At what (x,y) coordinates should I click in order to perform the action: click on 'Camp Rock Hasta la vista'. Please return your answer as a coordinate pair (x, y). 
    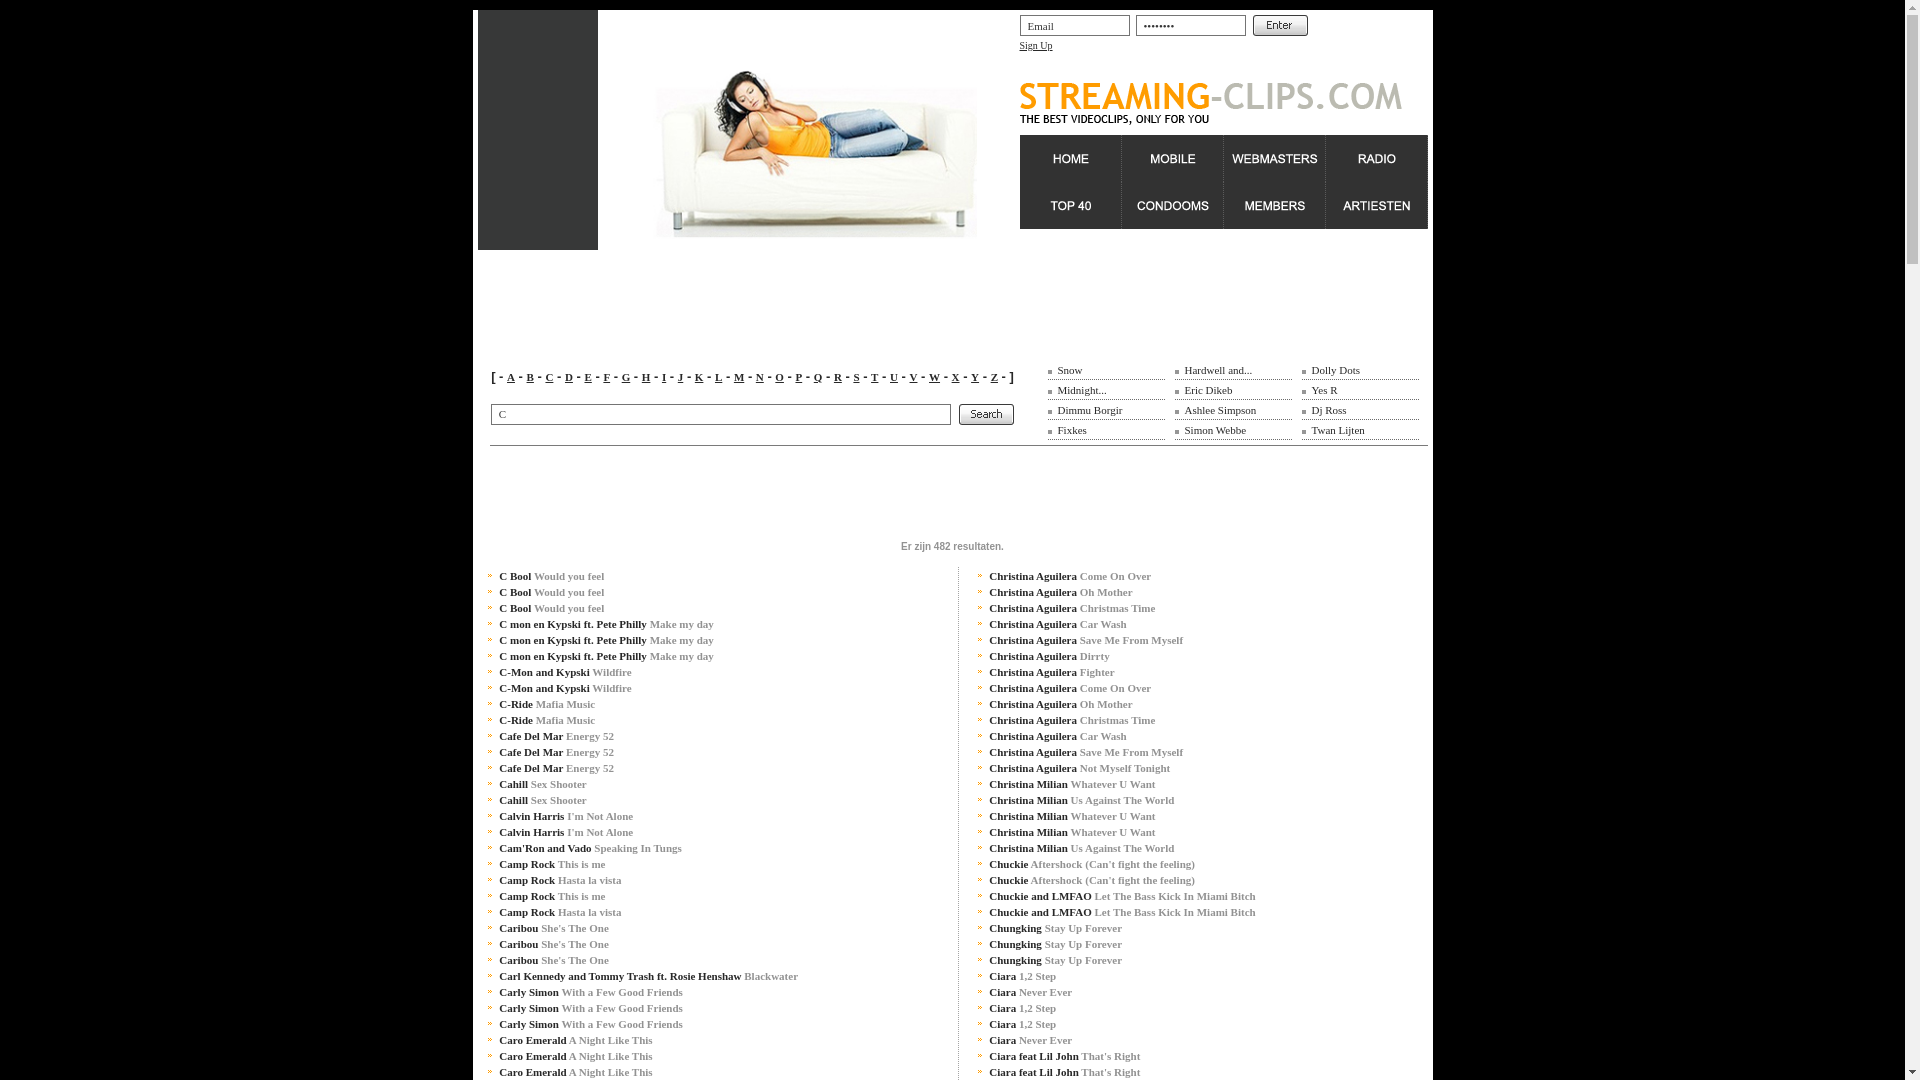
    Looking at the image, I should click on (499, 878).